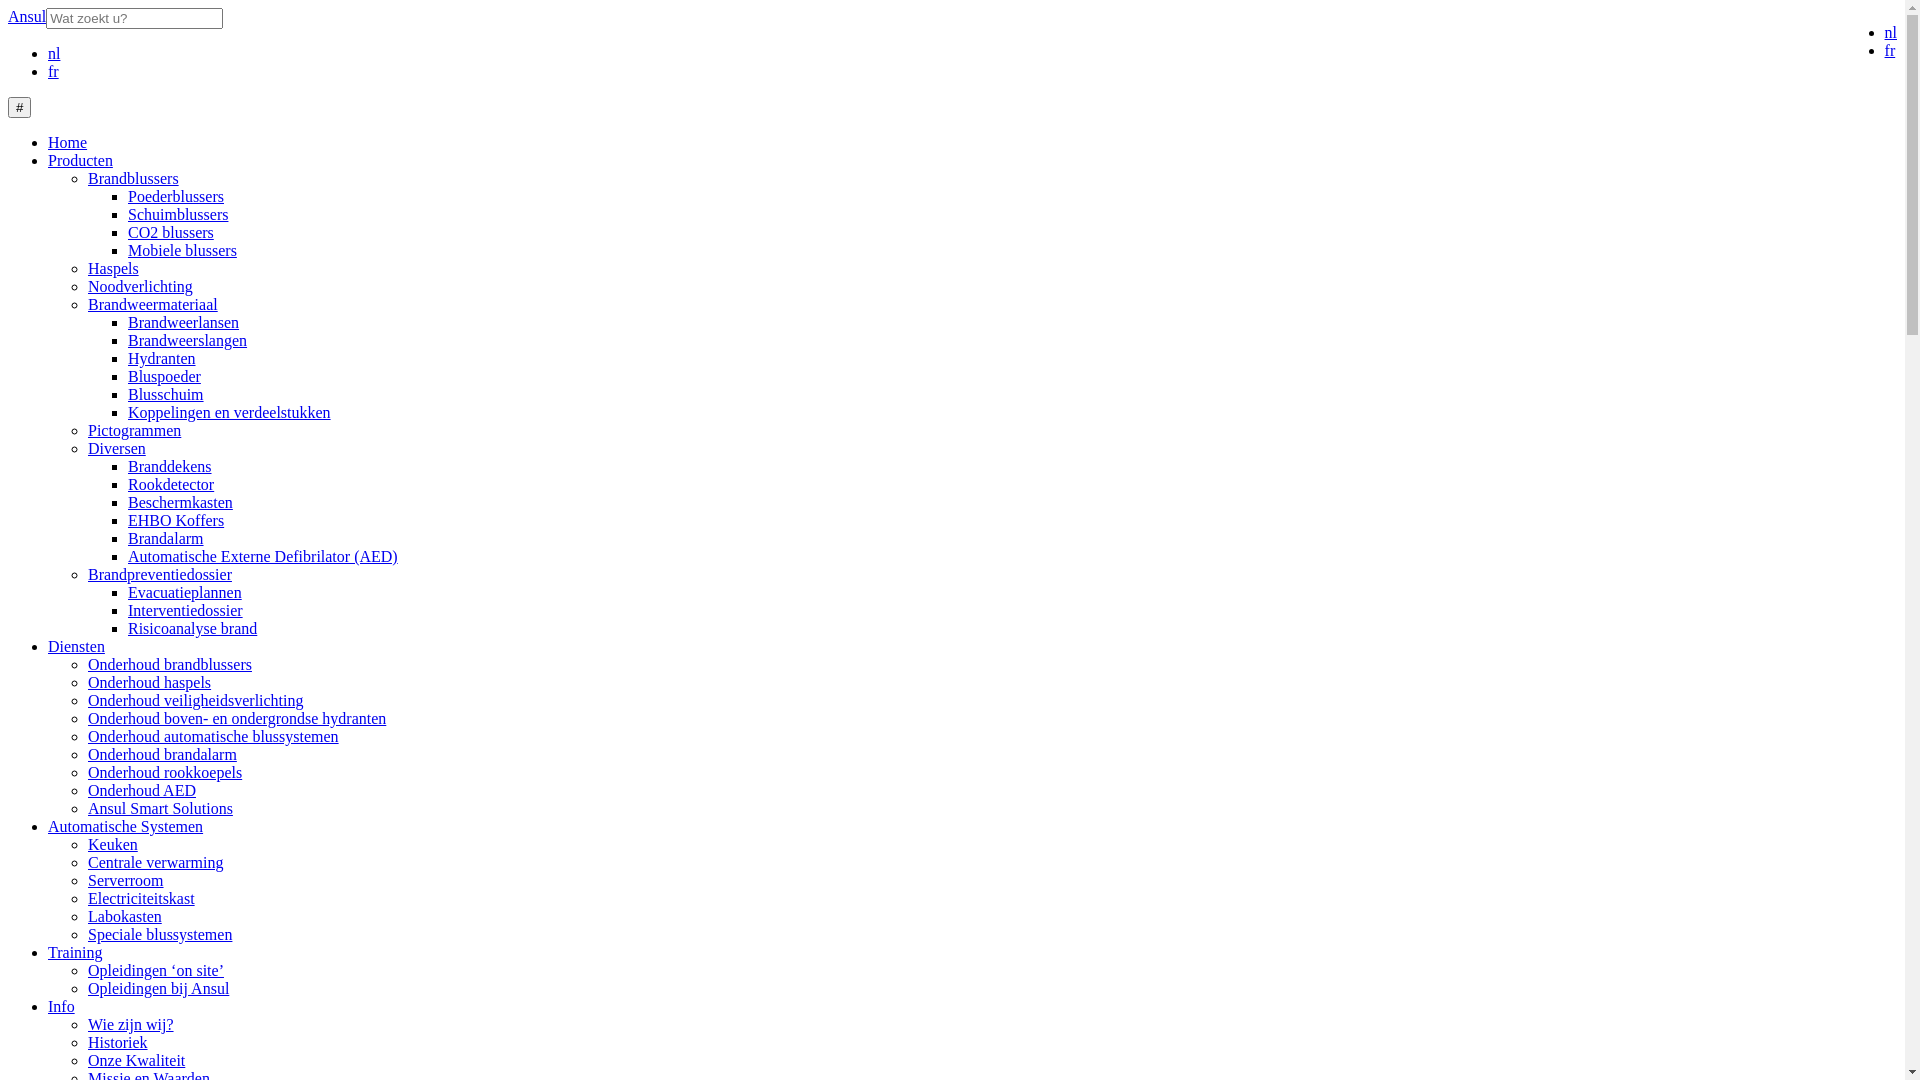 Image resolution: width=1920 pixels, height=1080 pixels. Describe the element at coordinates (135, 1059) in the screenshot. I see `'Onze Kwaliteit'` at that location.